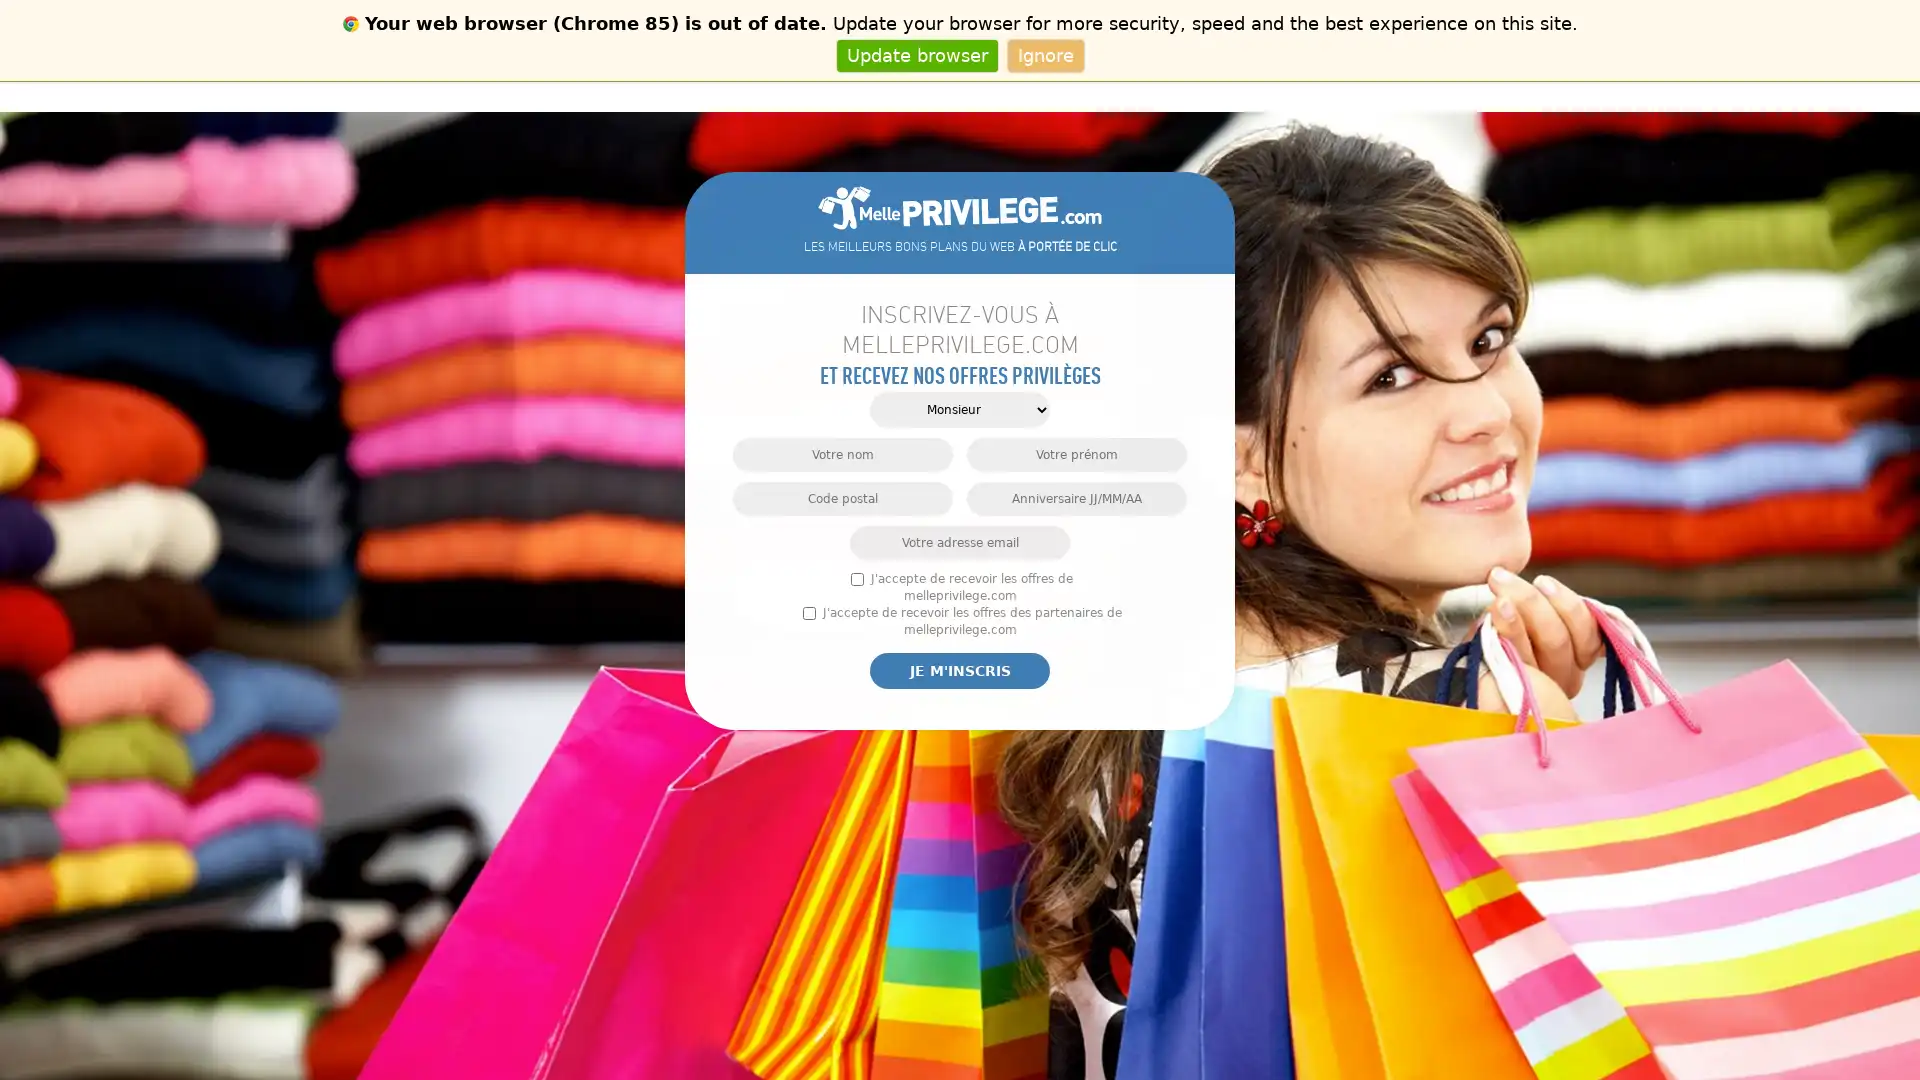 The height and width of the screenshot is (1080, 1920). Describe the element at coordinates (1044, 54) in the screenshot. I see `Ignore` at that location.